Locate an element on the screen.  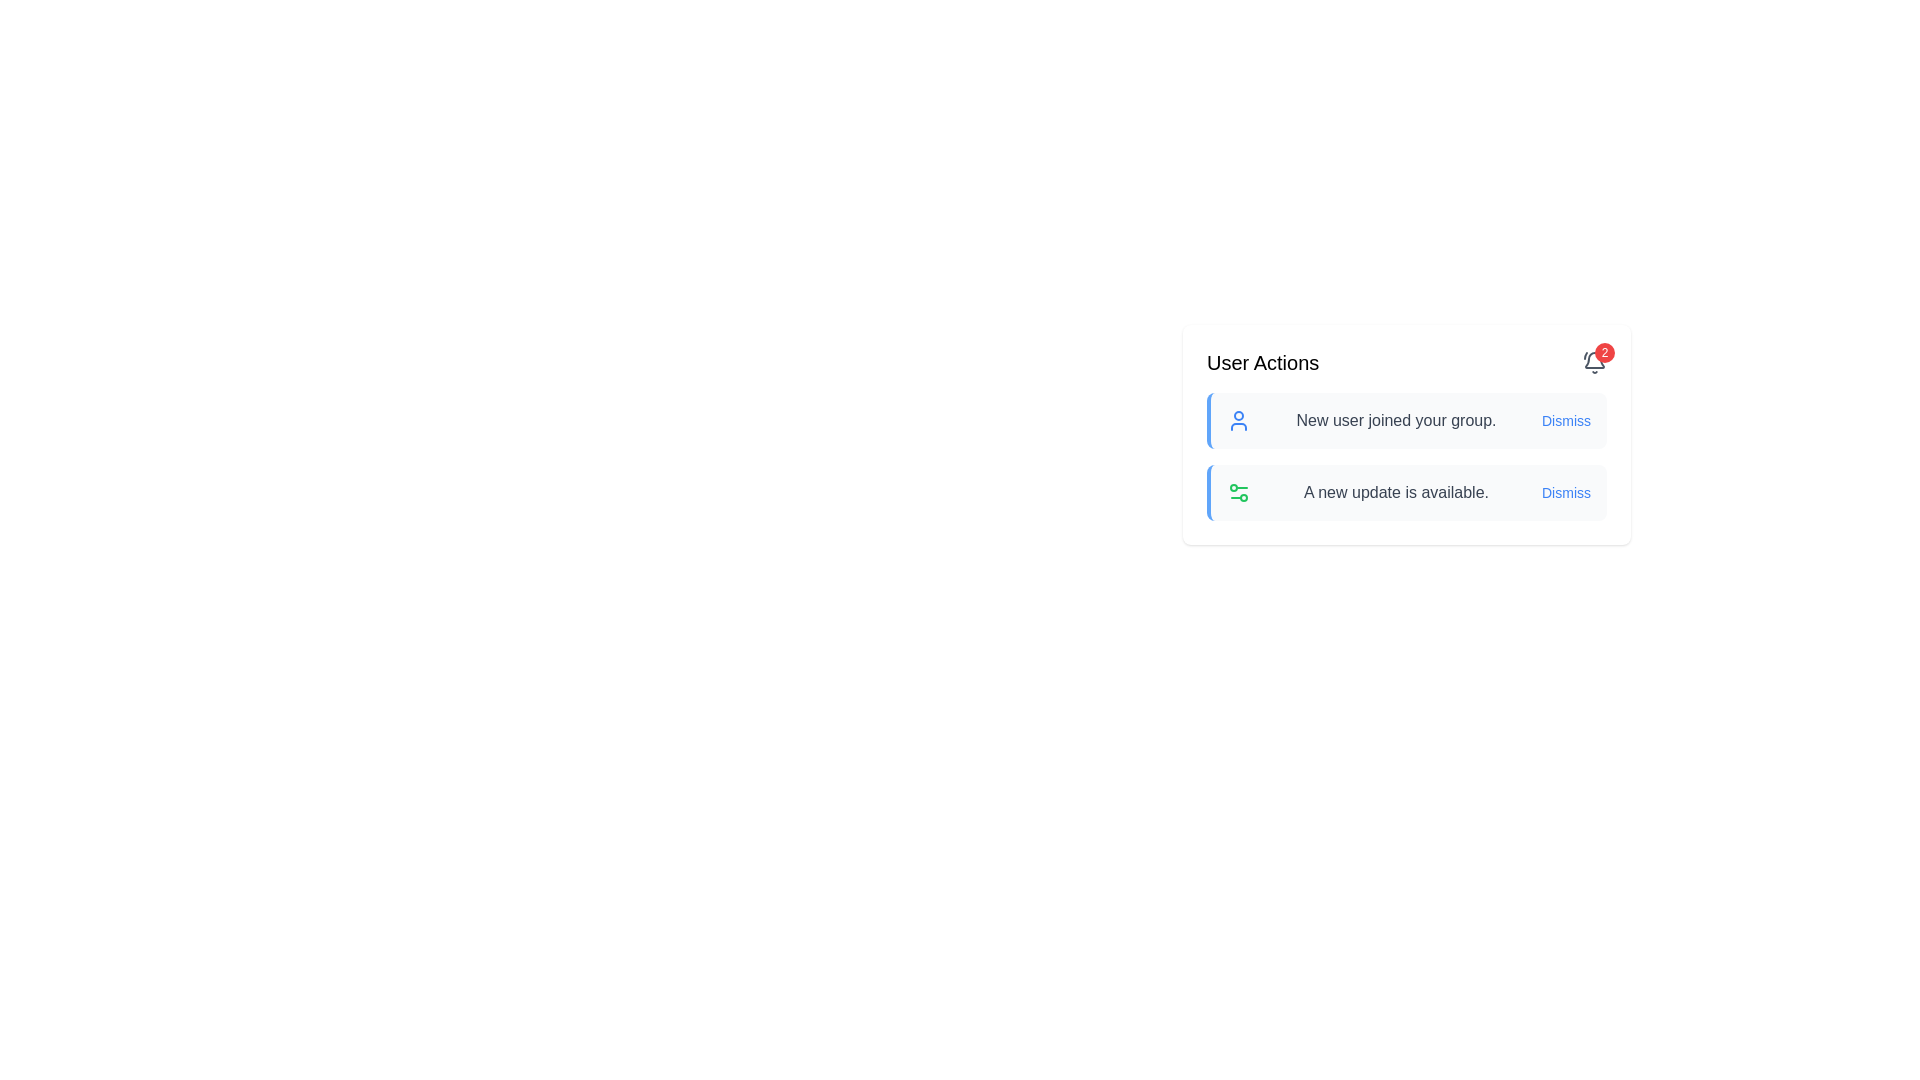
the text label displaying the message 'New user joined your group.' which is styled in gray (#707070) and located centrally within the notification list under the 'User Actions' section is located at coordinates (1395, 419).